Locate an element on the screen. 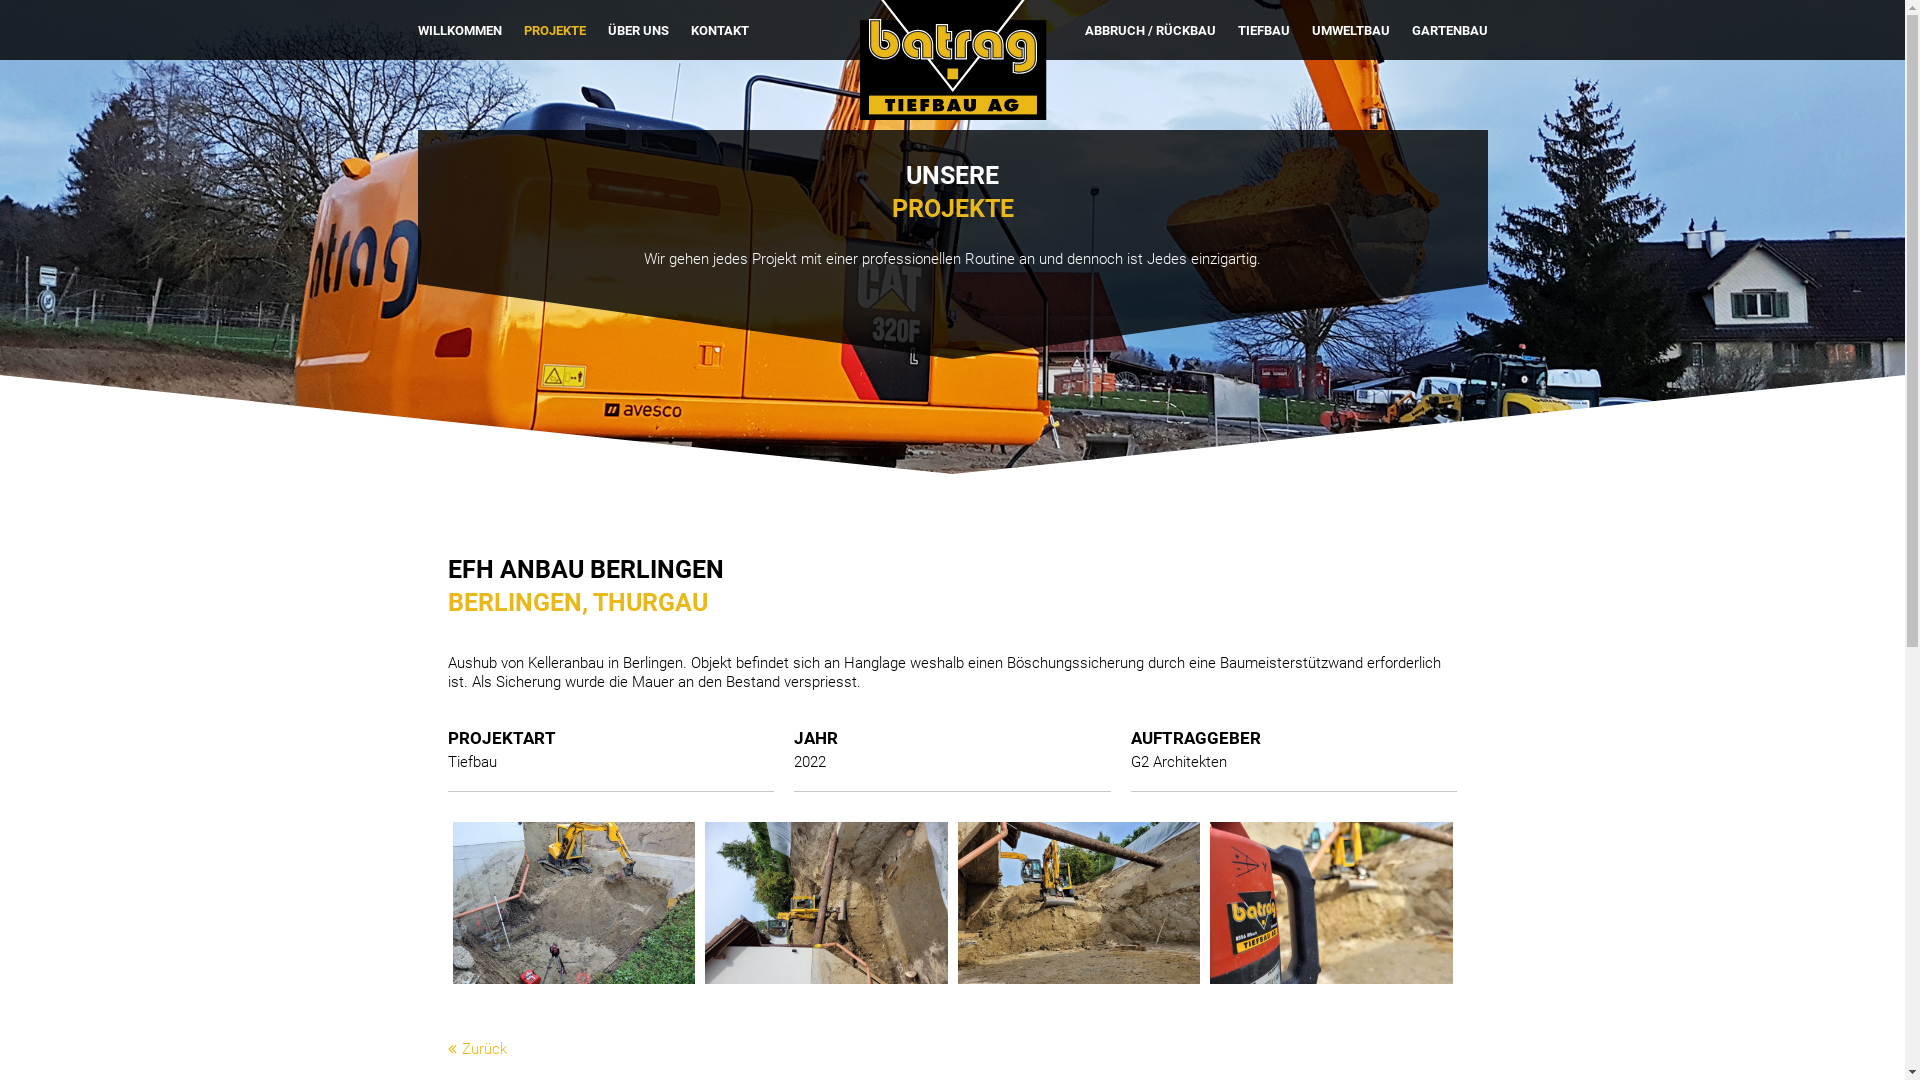 The height and width of the screenshot is (1080, 1920). 'TIEFBAU' is located at coordinates (1262, 30).